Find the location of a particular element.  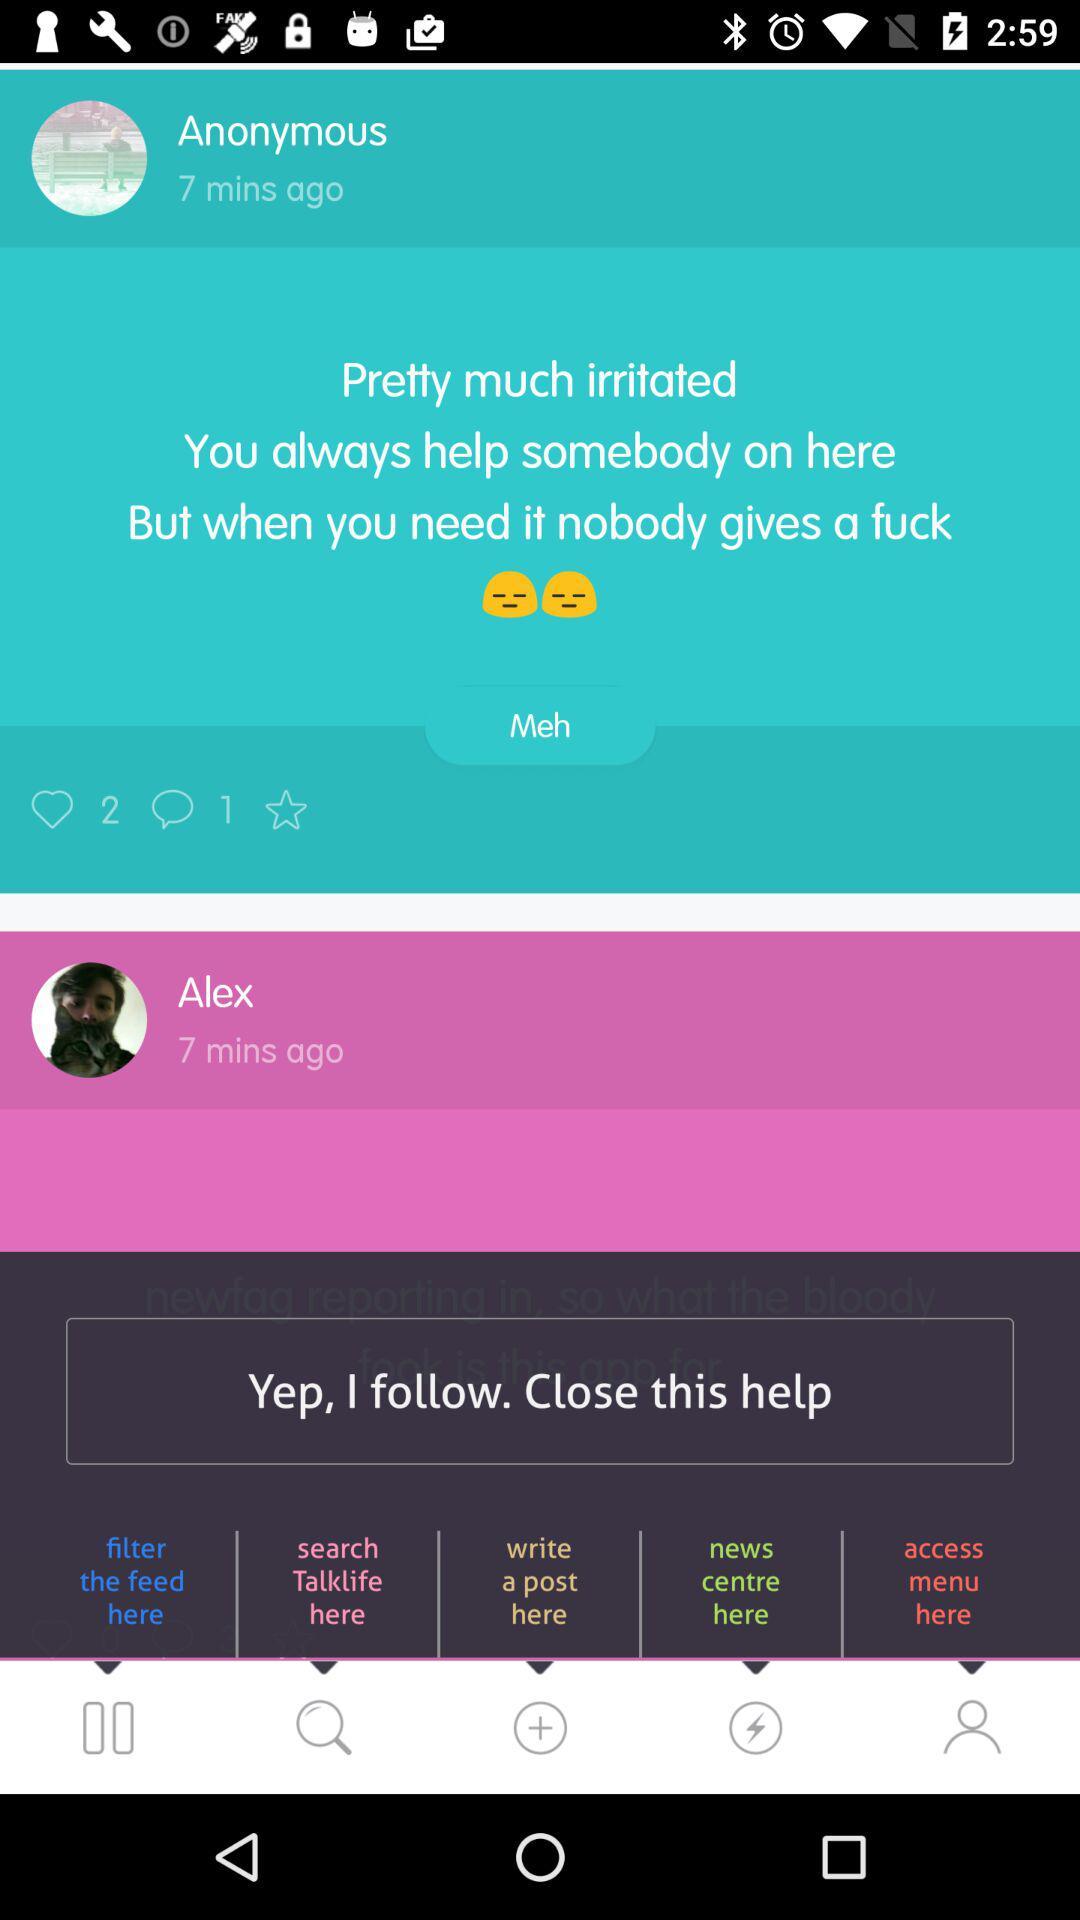

the microphone icon is located at coordinates (540, 1726).